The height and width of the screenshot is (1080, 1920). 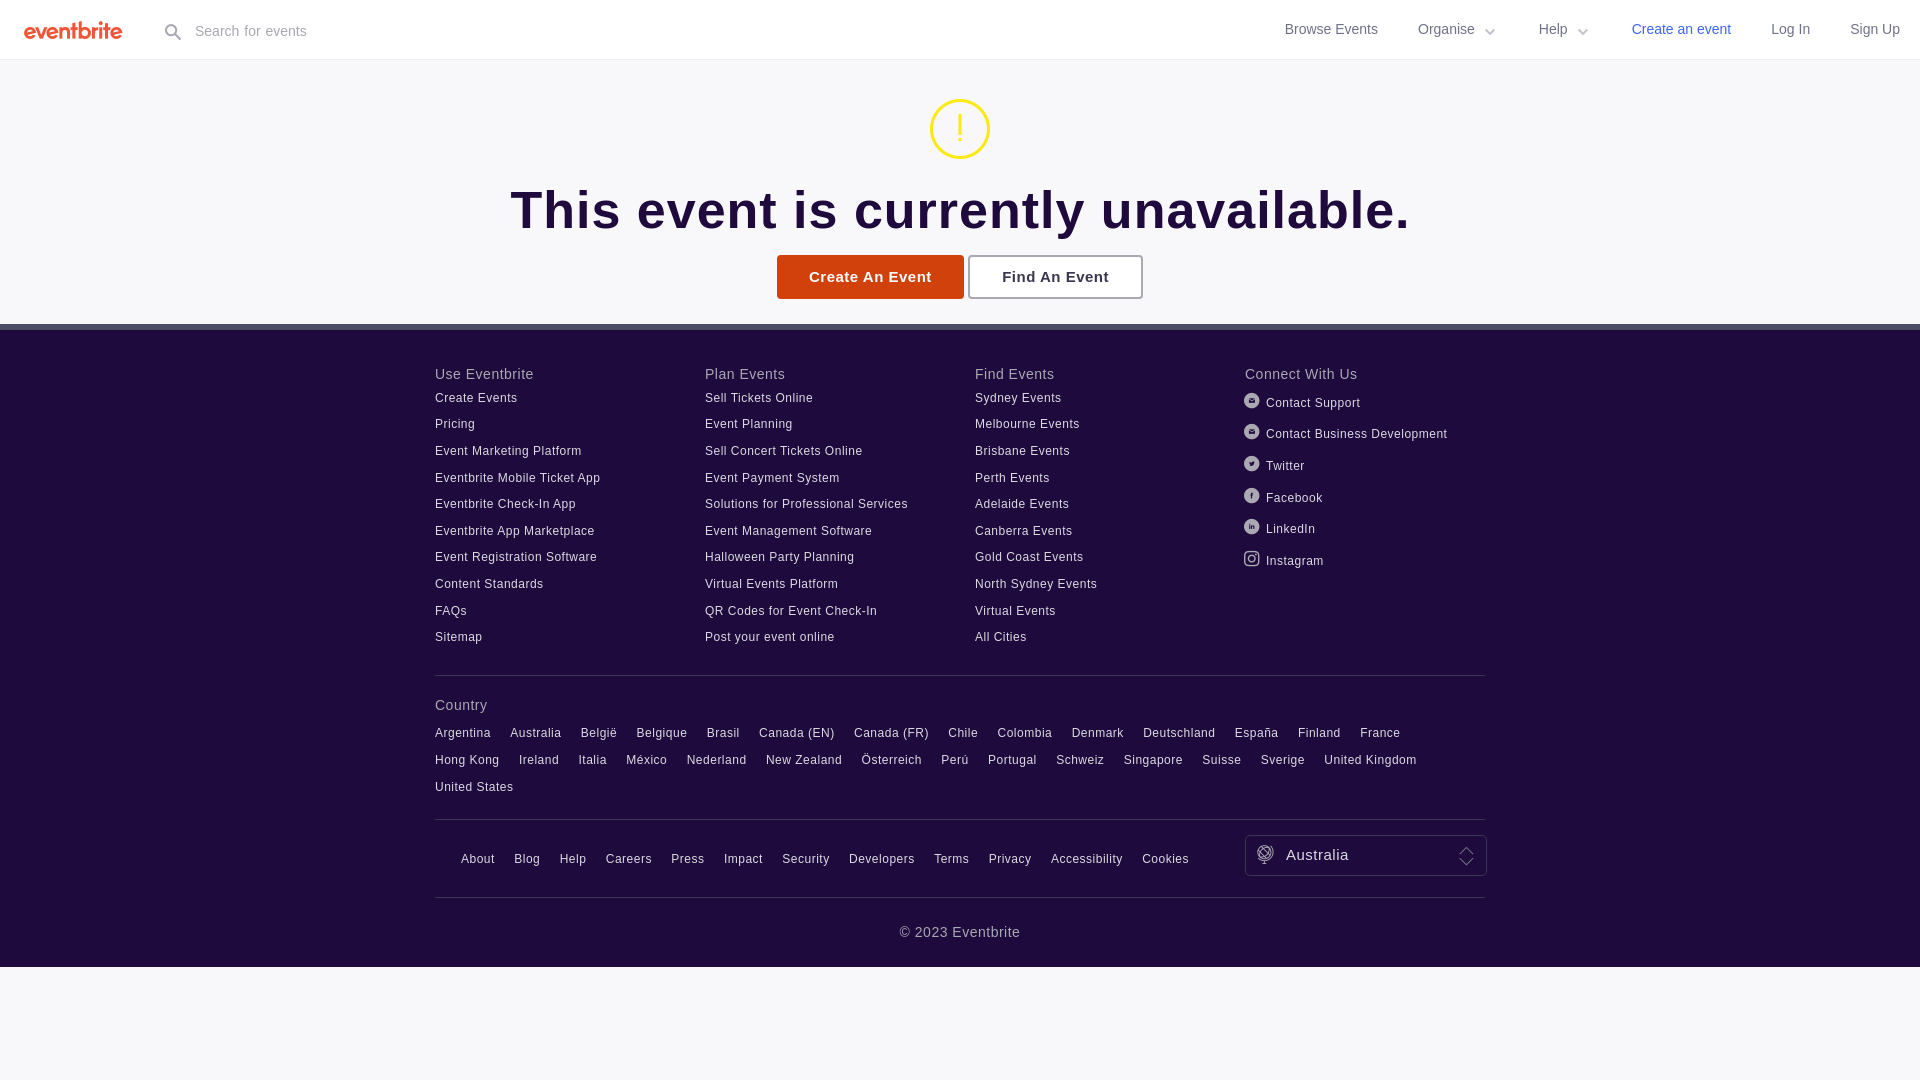 What do you see at coordinates (1368, 759) in the screenshot?
I see `'United Kingdom'` at bounding box center [1368, 759].